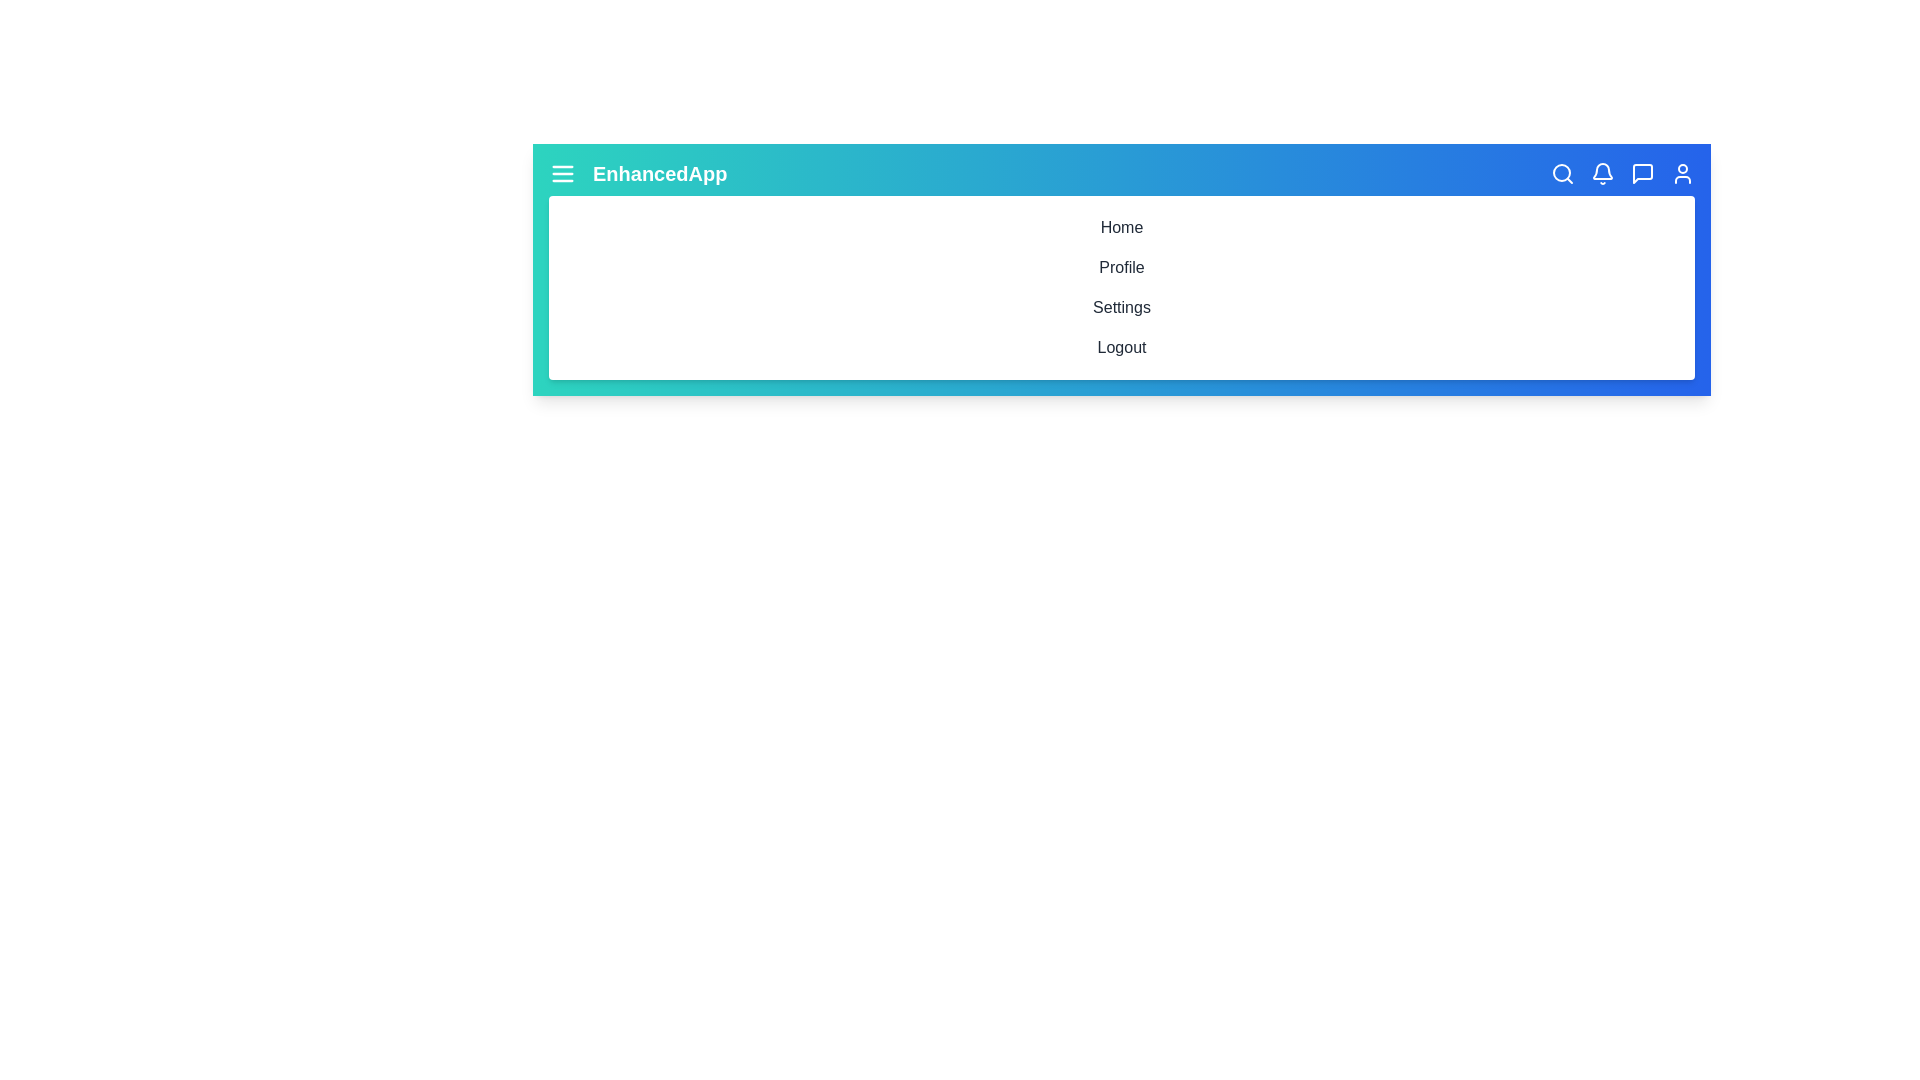 This screenshot has height=1080, width=1920. I want to click on the title text 'EnhancedApp' to focus on it, so click(660, 172).